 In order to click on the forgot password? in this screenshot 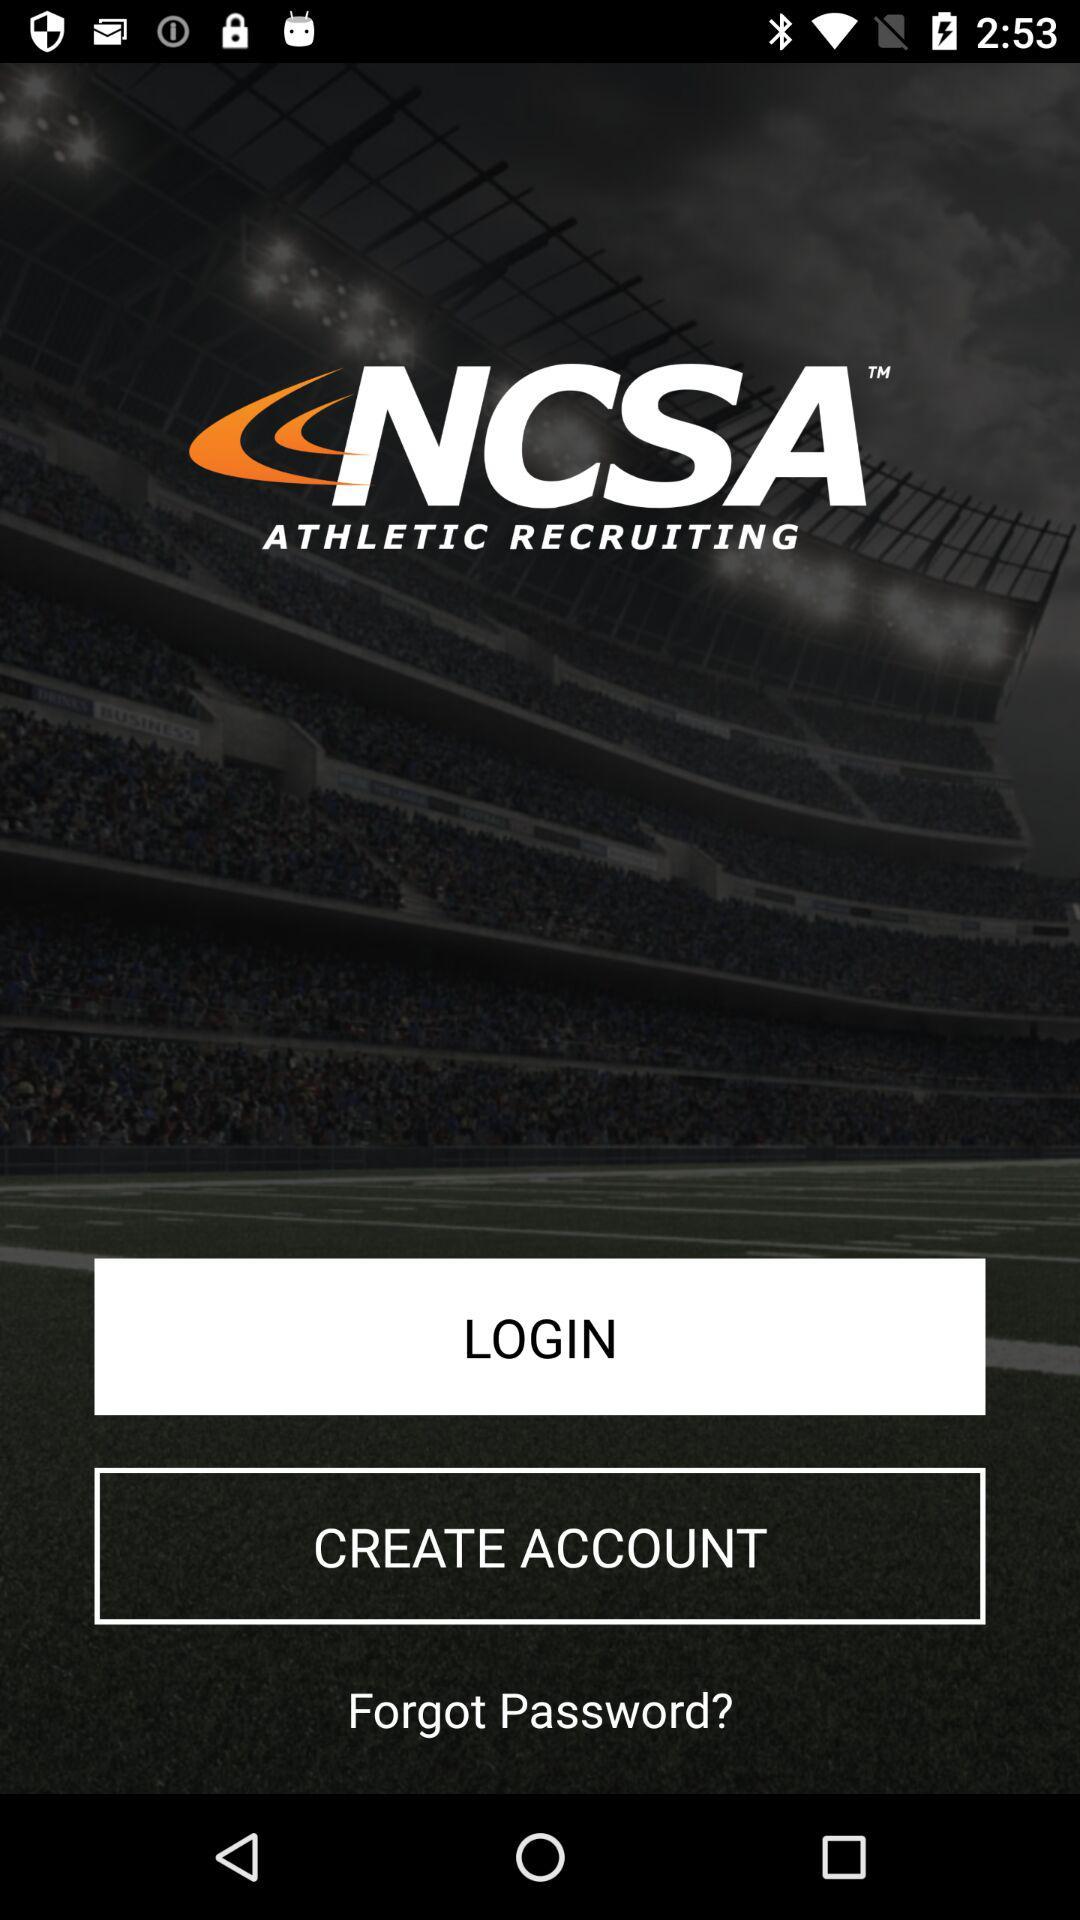, I will do `click(540, 1708)`.